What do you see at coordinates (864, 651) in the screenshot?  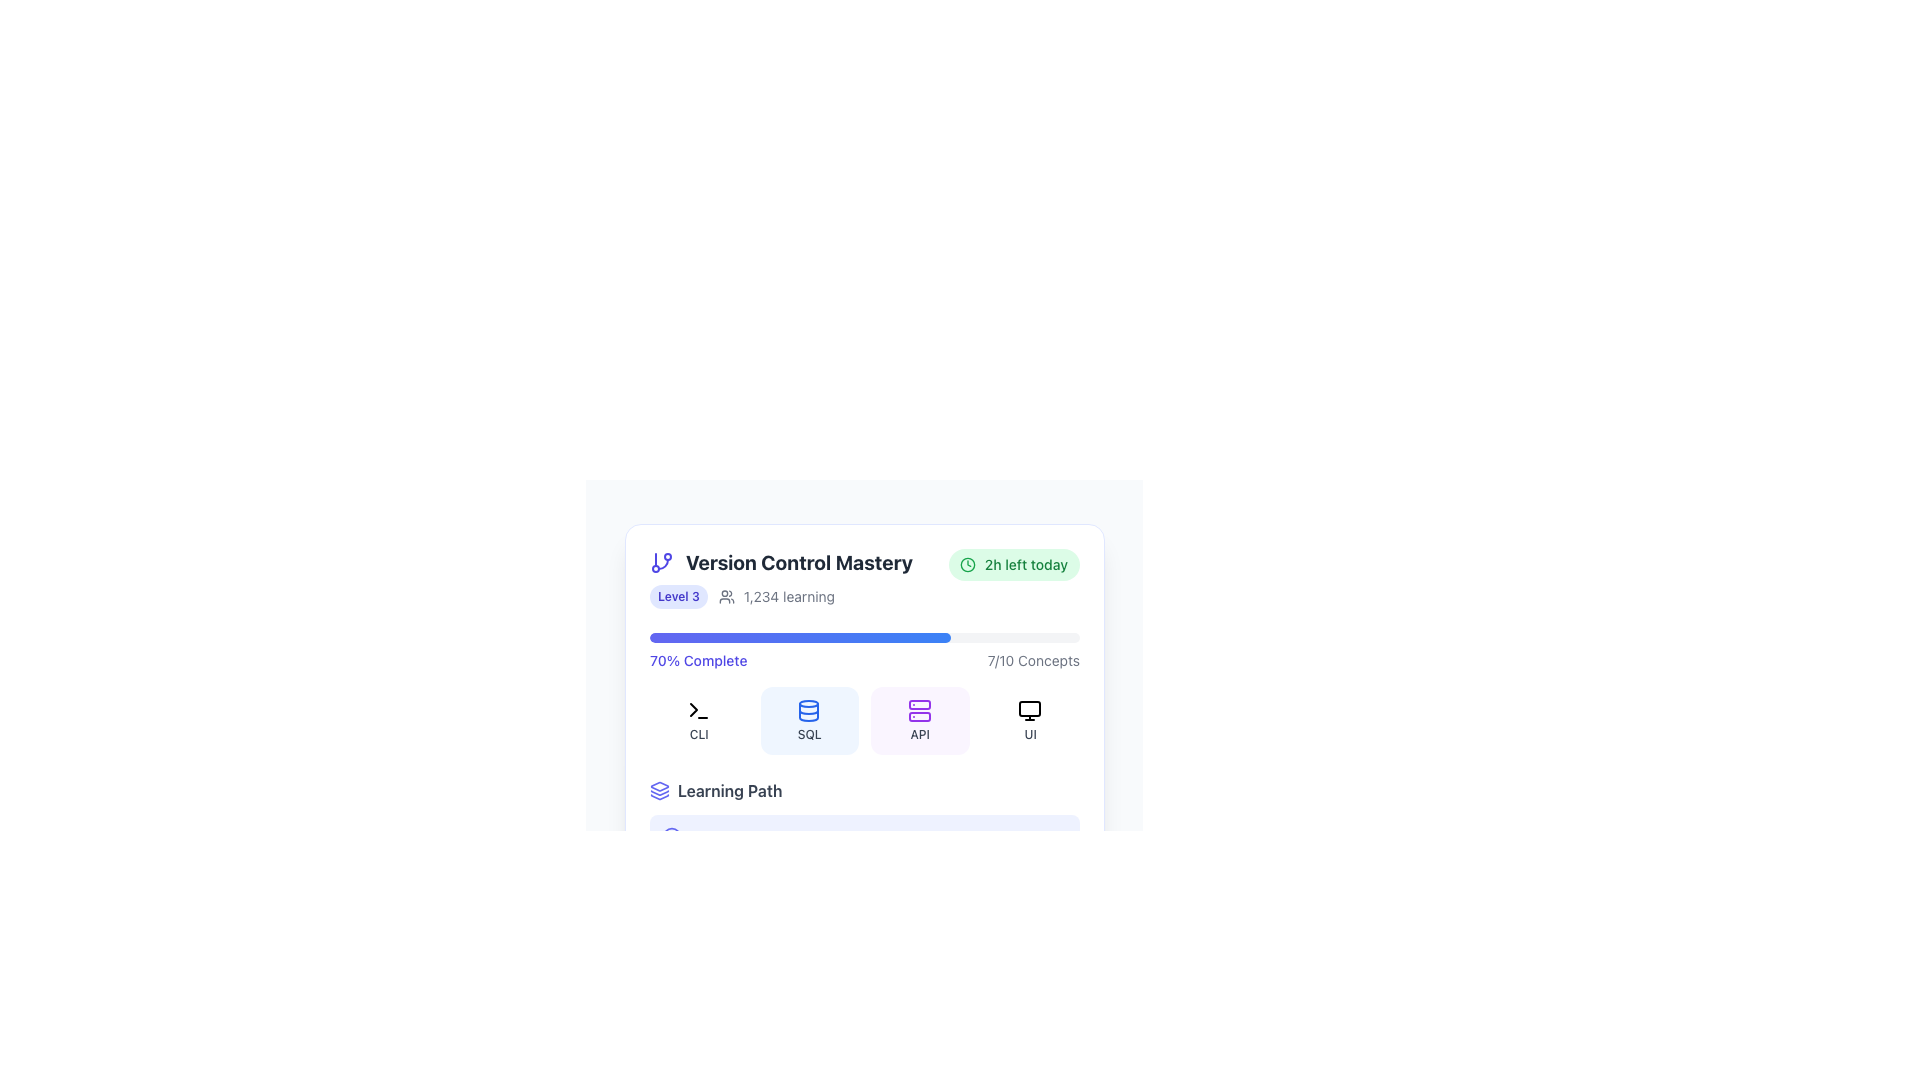 I see `the Progress Indicator for the 'Version Control Mastery' module to view details about percentage completion and concepts covered` at bounding box center [864, 651].